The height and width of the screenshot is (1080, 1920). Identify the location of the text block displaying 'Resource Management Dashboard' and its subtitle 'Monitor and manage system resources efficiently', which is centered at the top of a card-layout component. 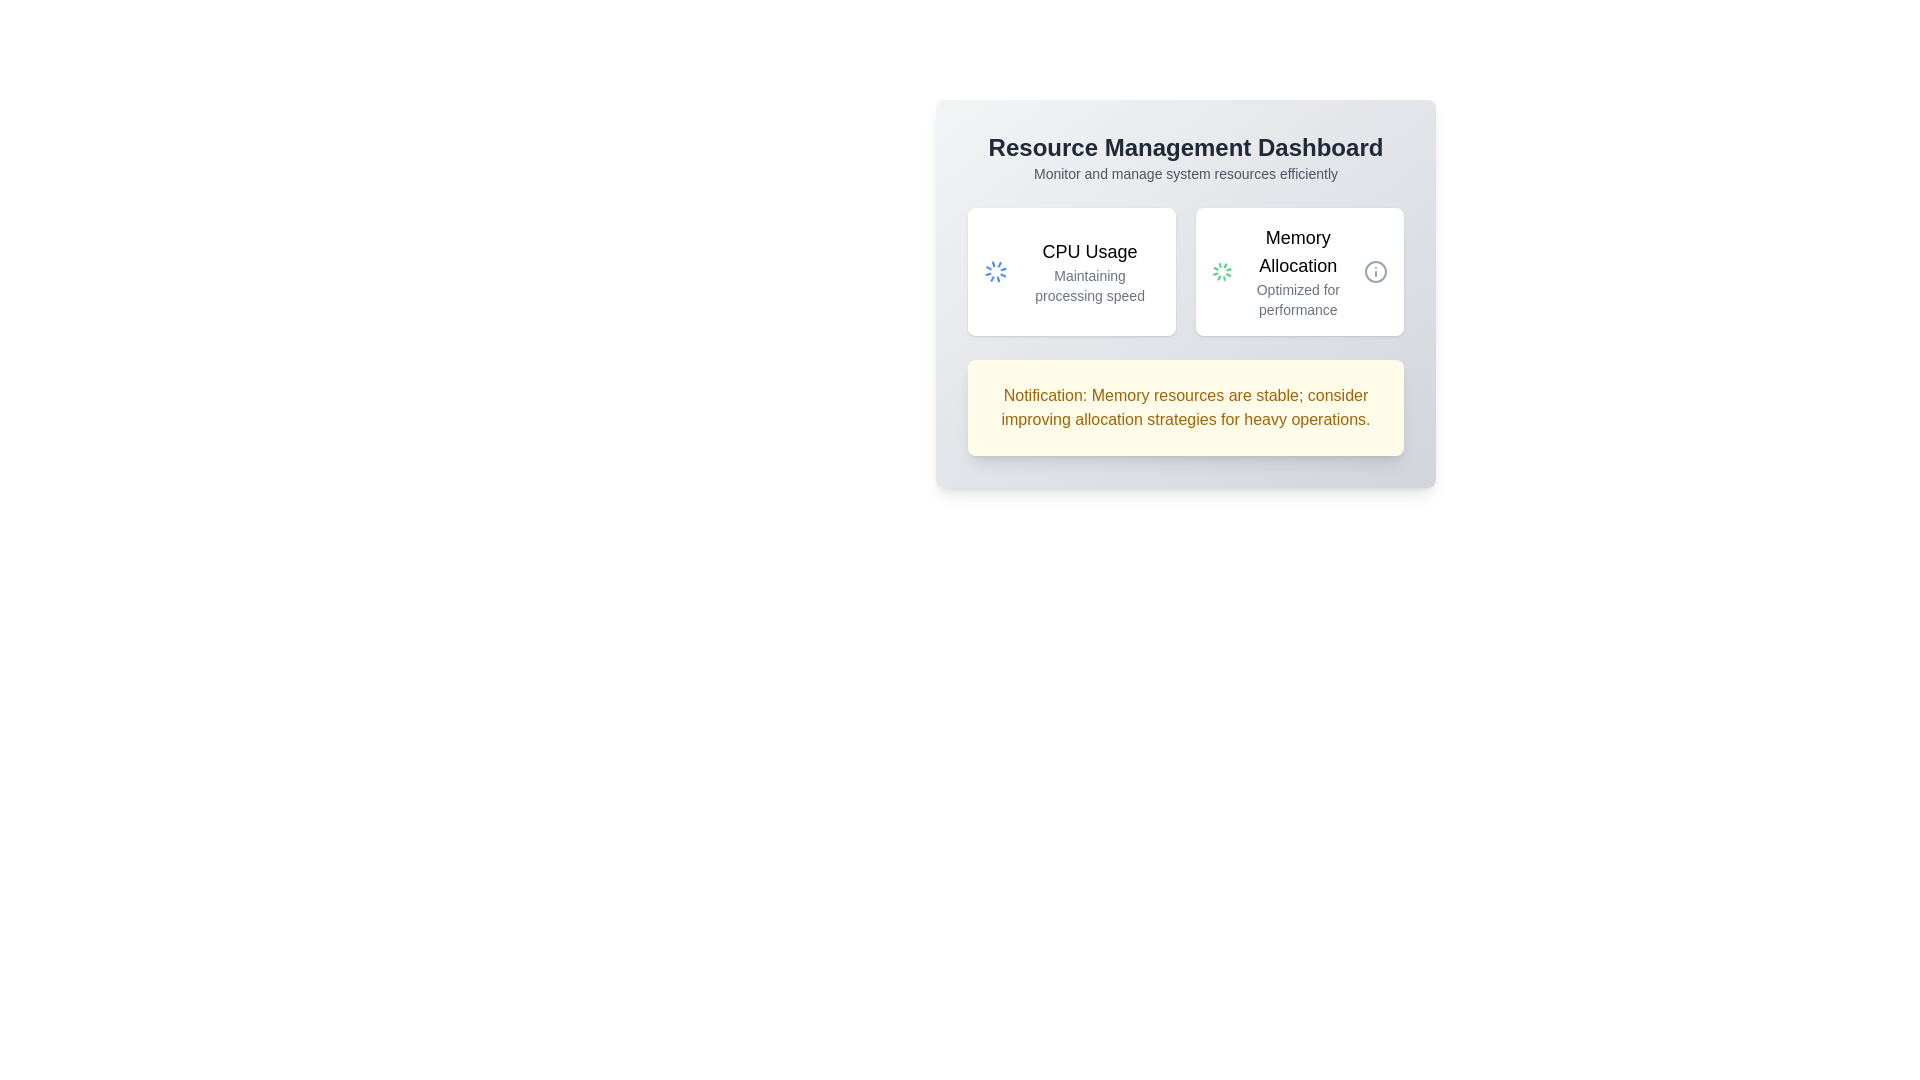
(1185, 157).